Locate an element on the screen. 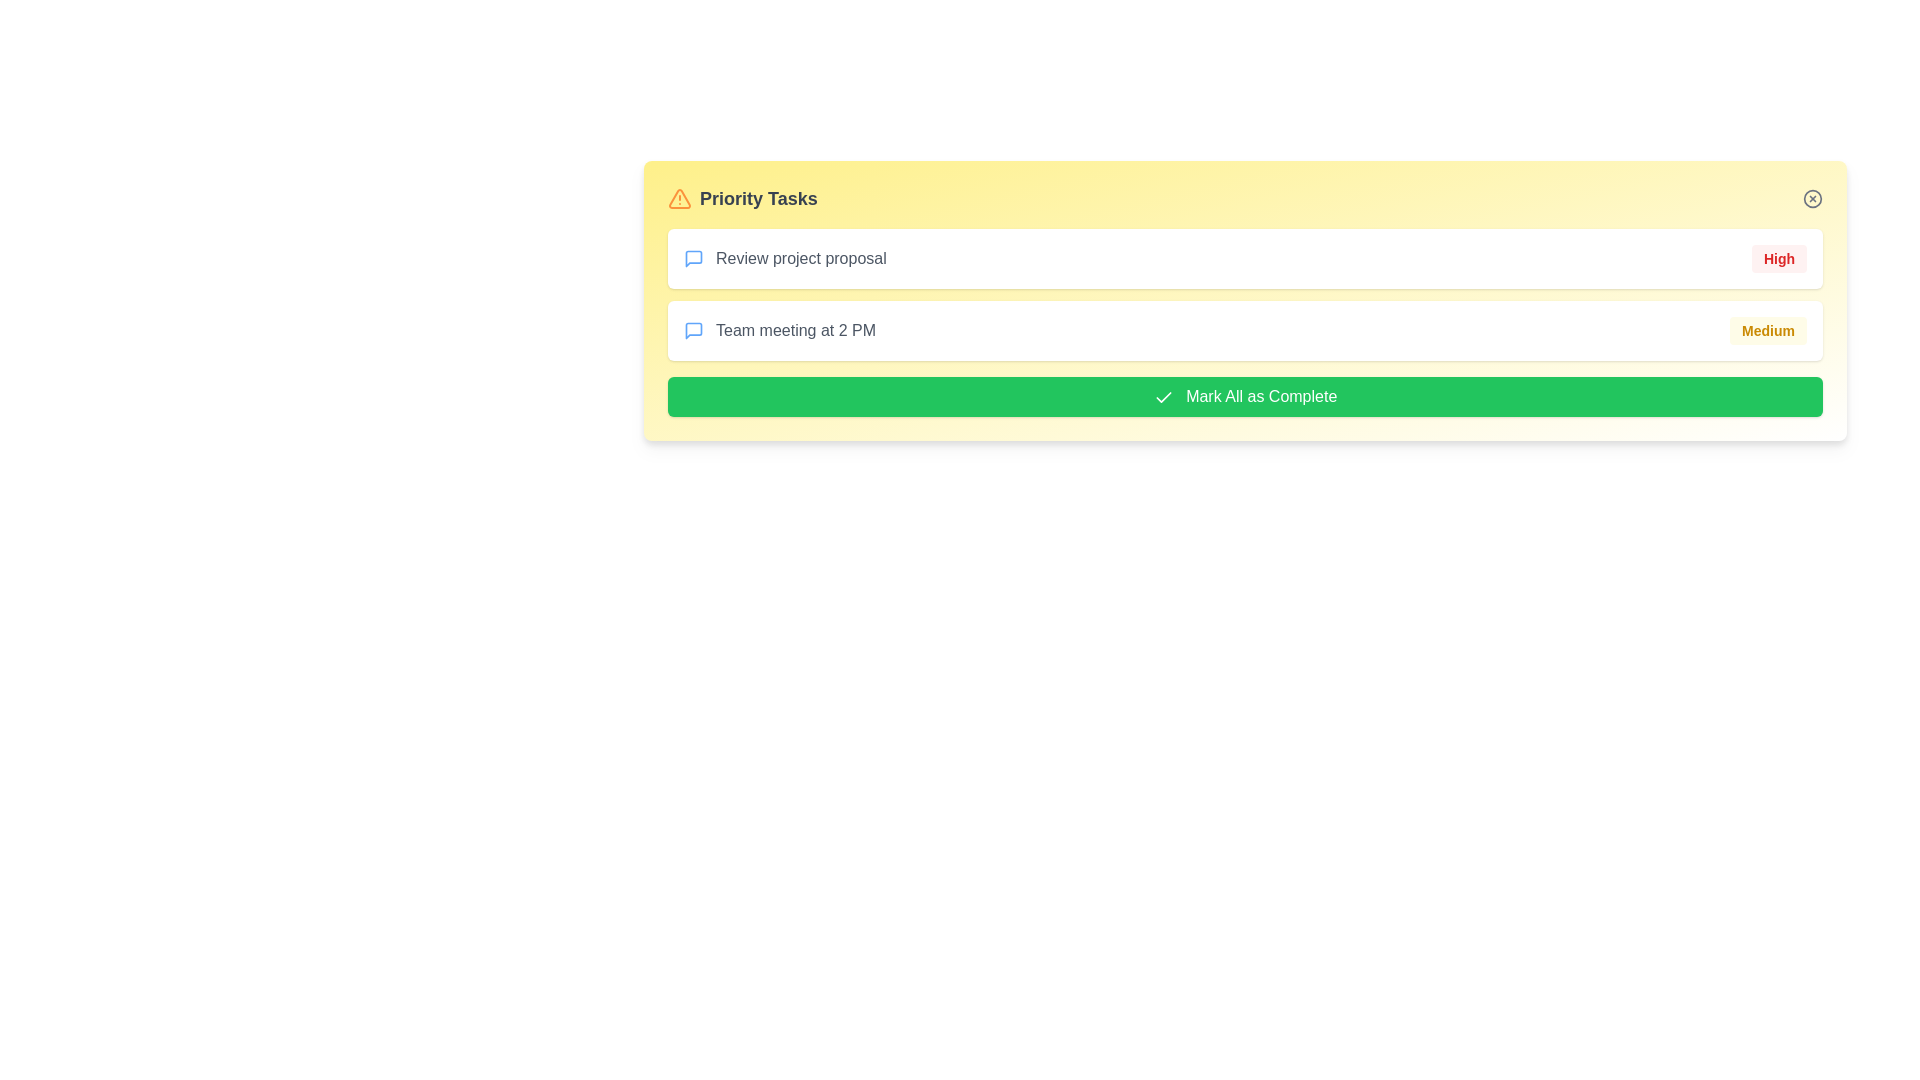  the close button to dismiss the alert is located at coordinates (1813, 199).